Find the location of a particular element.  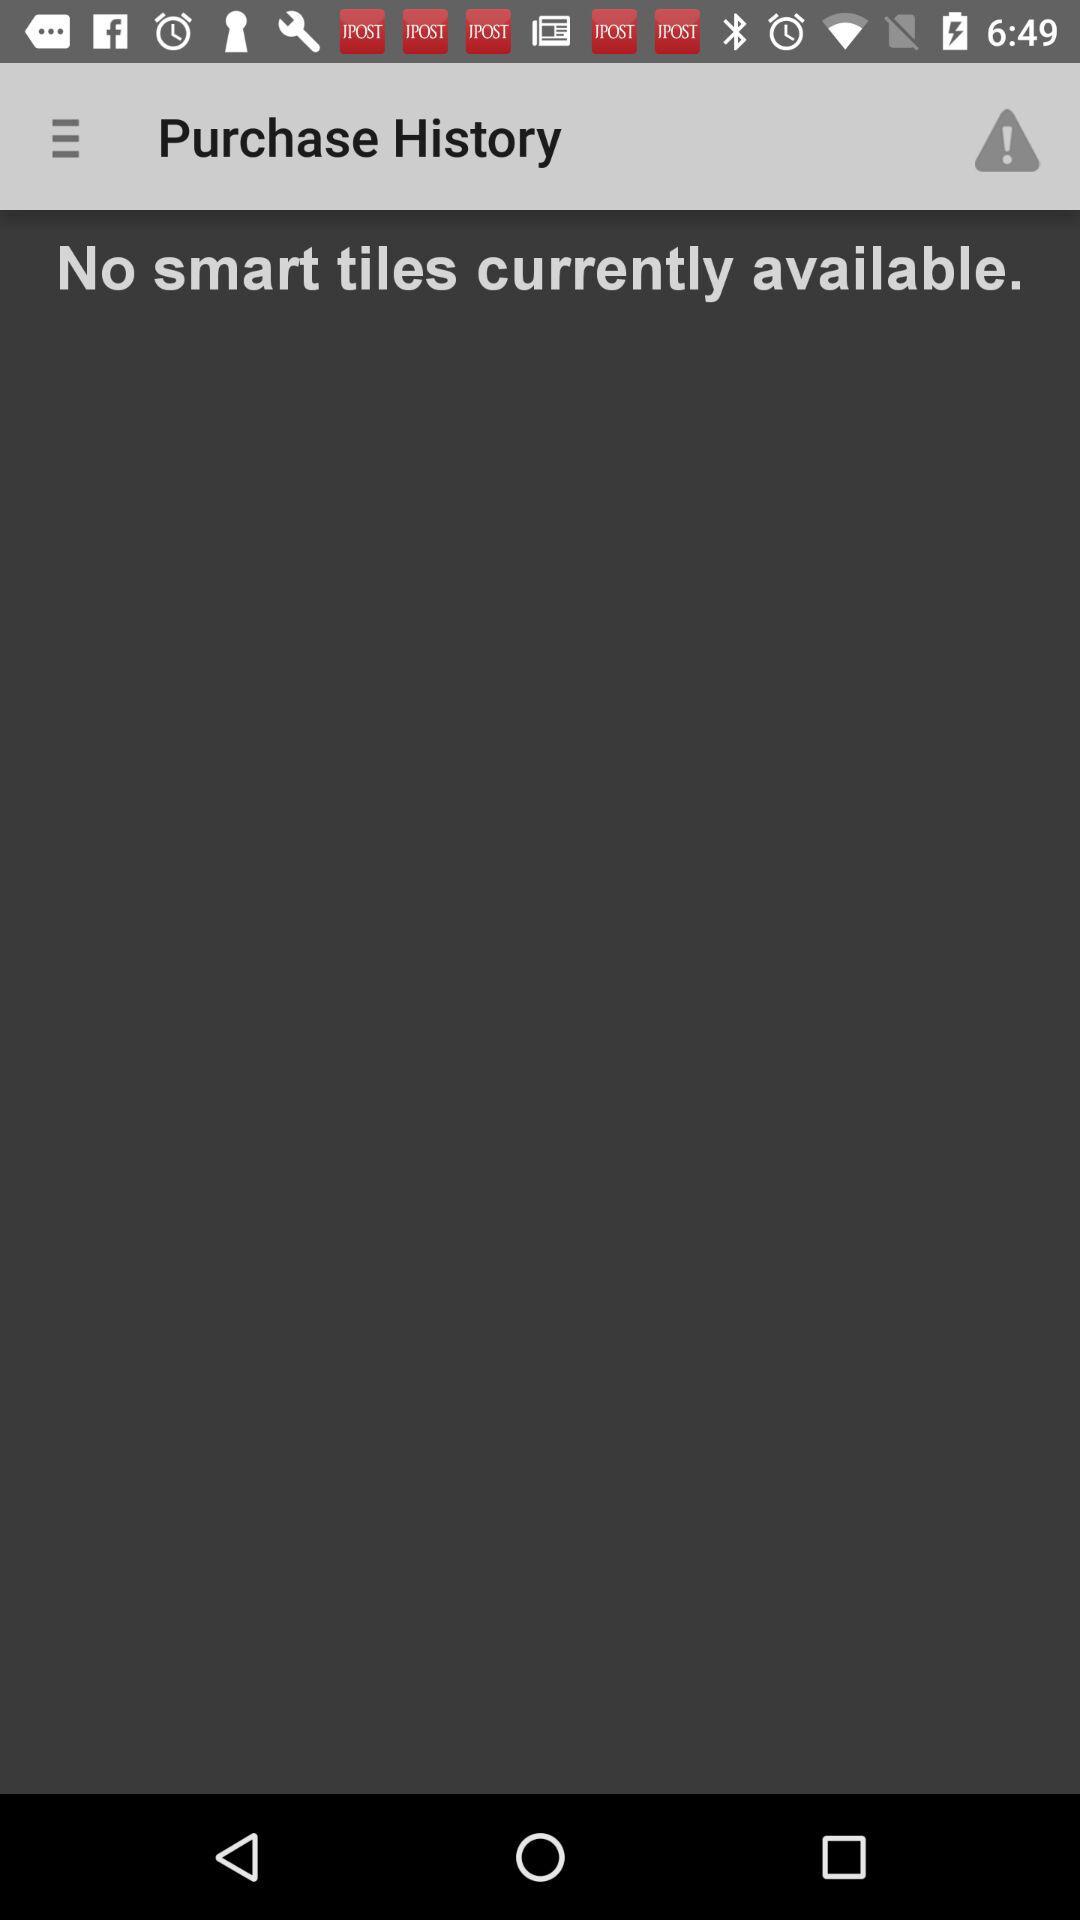

icon at the top right corner is located at coordinates (1017, 135).